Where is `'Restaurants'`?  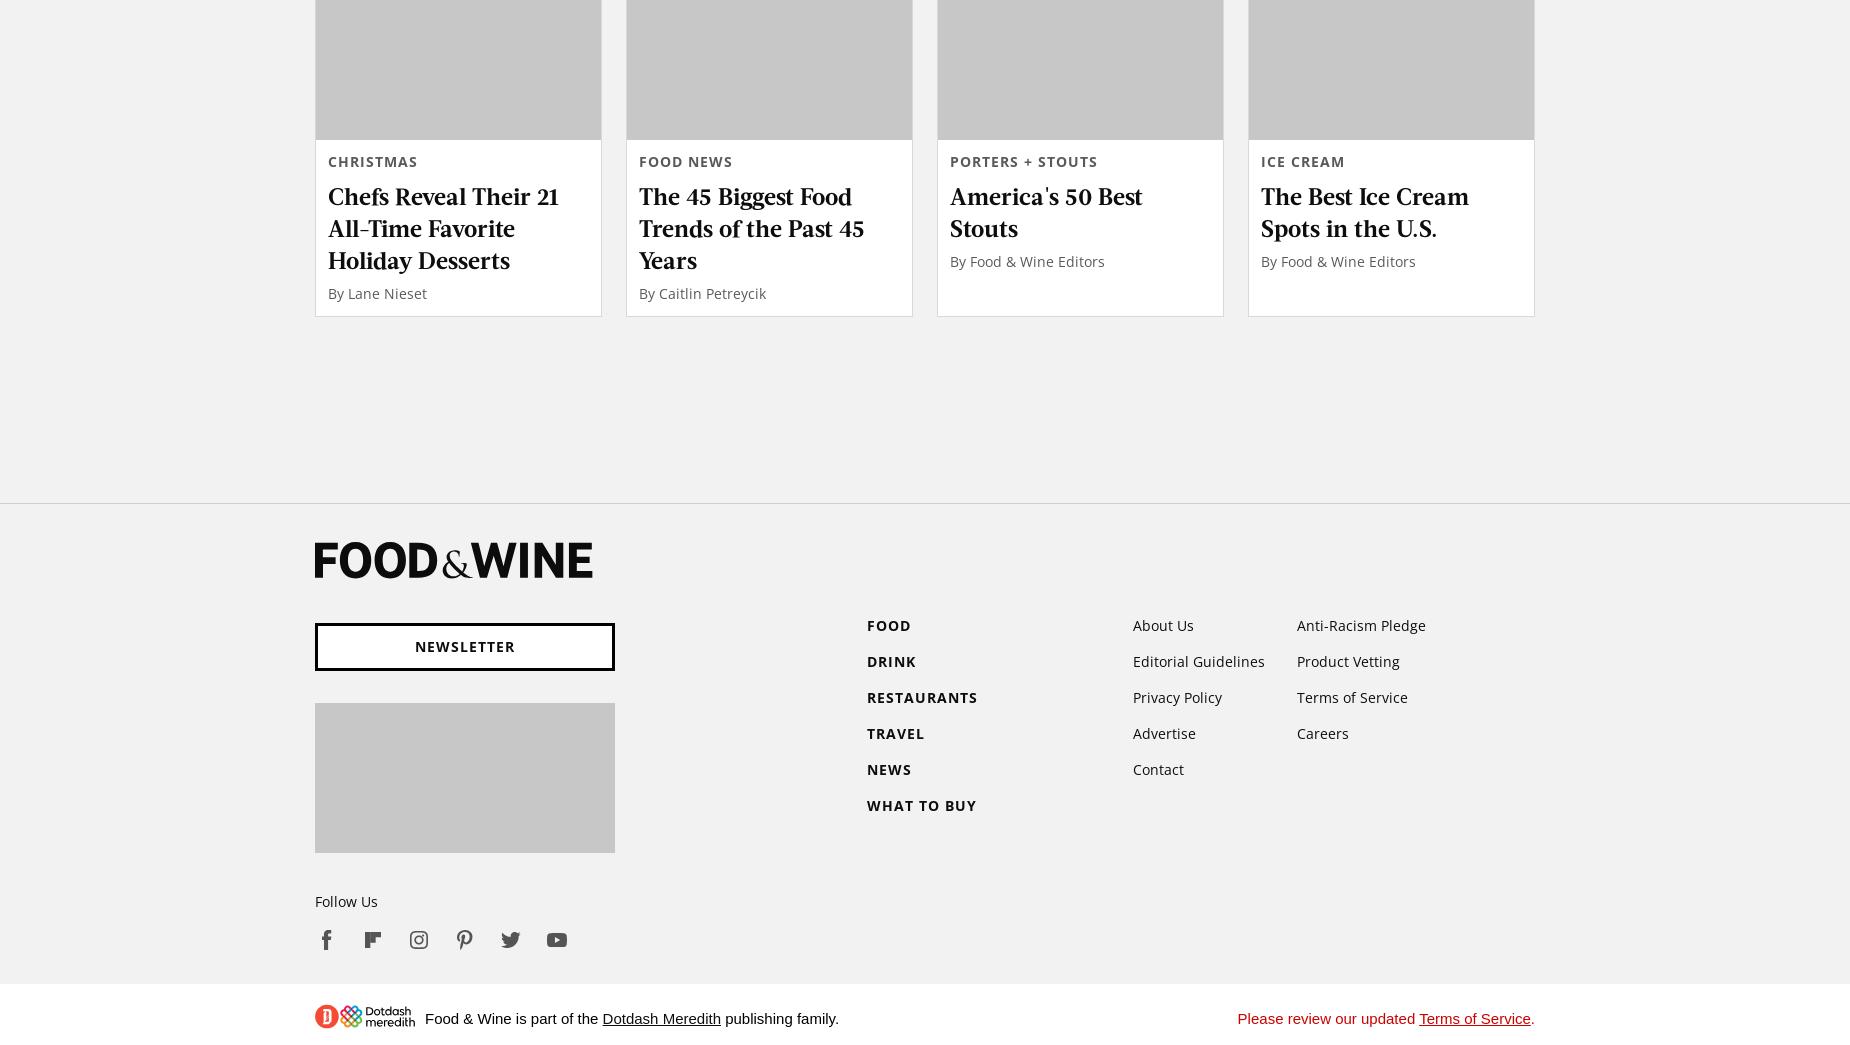 'Restaurants' is located at coordinates (922, 696).